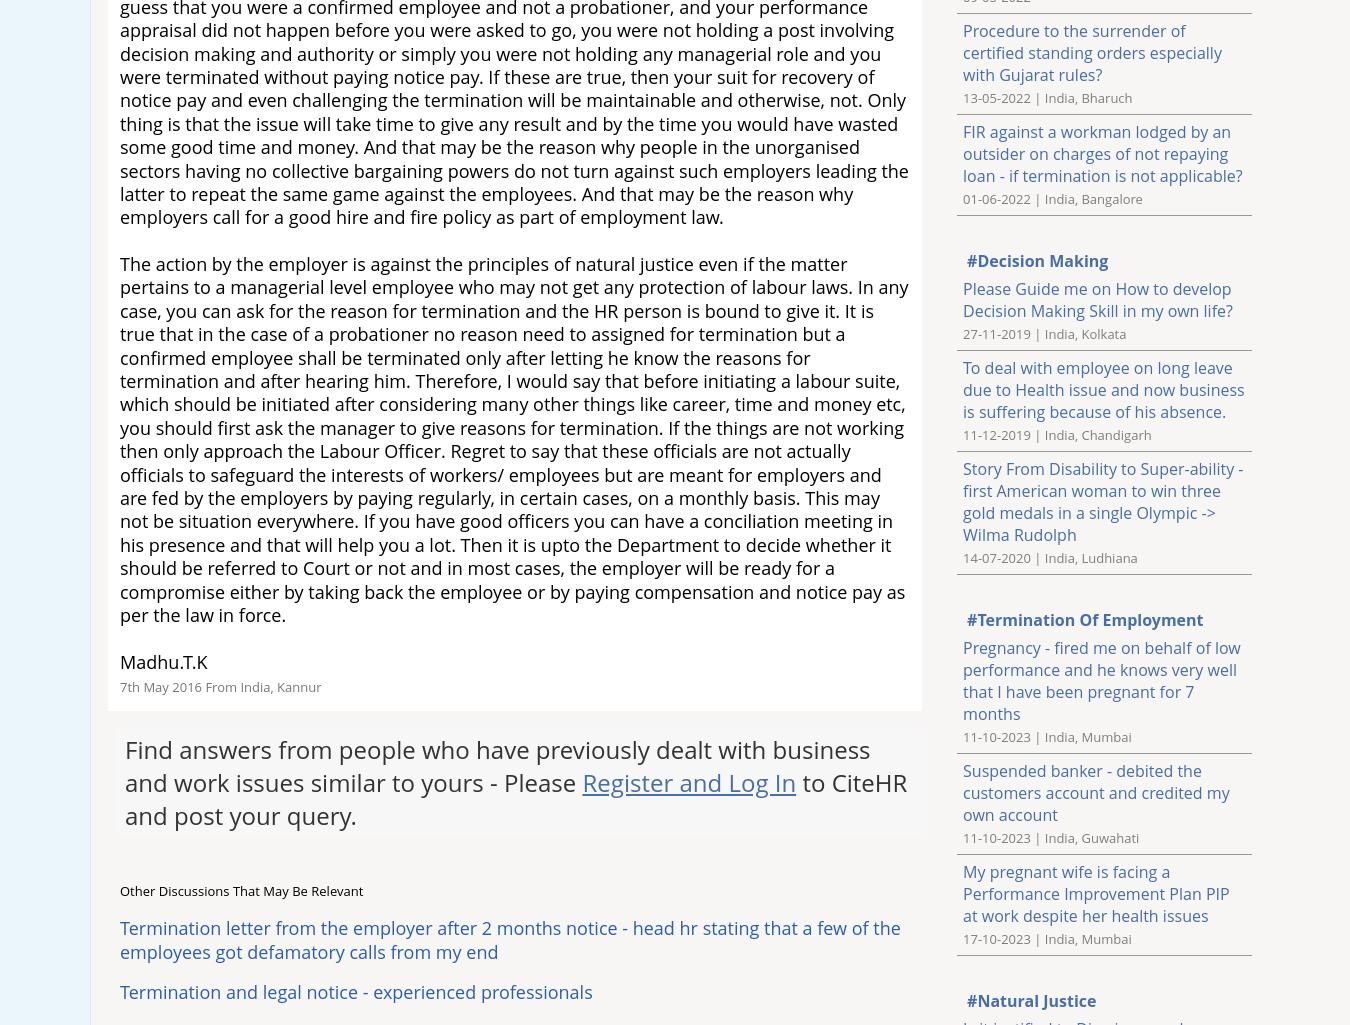 Image resolution: width=1350 pixels, height=1025 pixels. Describe the element at coordinates (1096, 792) in the screenshot. I see `'Suspended banker - debited the customers account and credited my own account'` at that location.